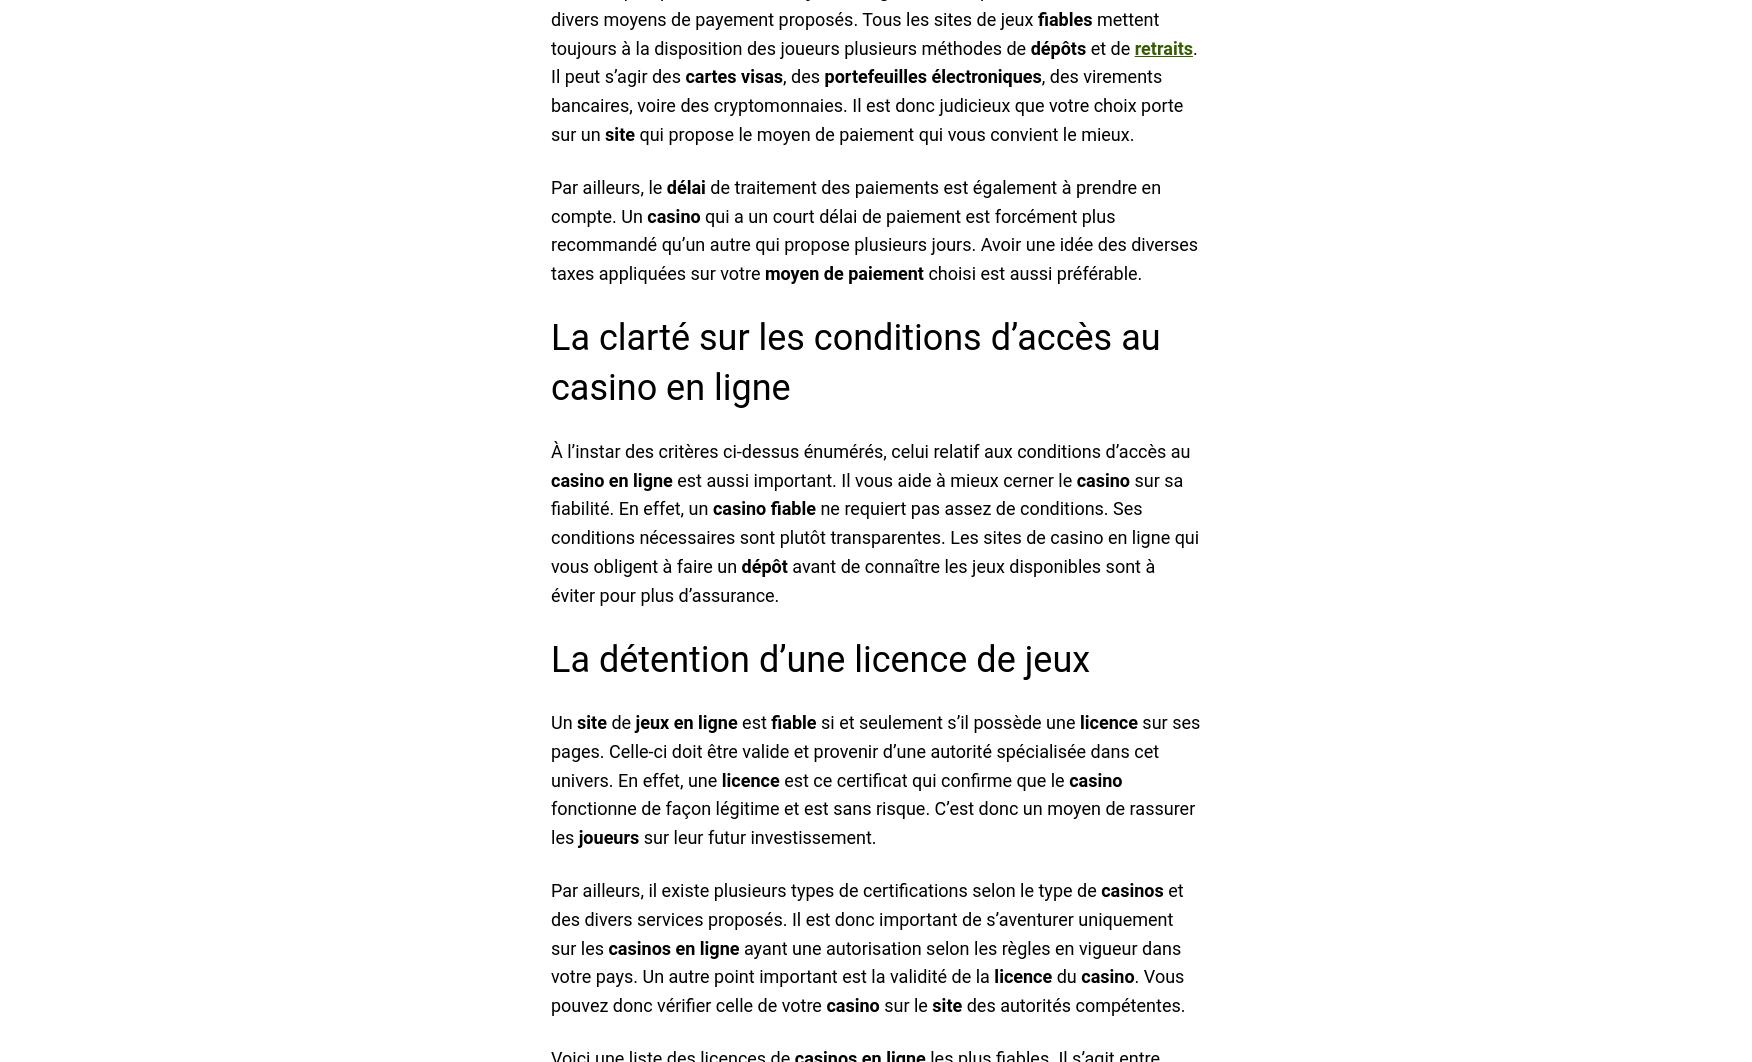 The height and width of the screenshot is (1062, 1752). Describe the element at coordinates (761, 76) in the screenshot. I see `'visas'` at that location.